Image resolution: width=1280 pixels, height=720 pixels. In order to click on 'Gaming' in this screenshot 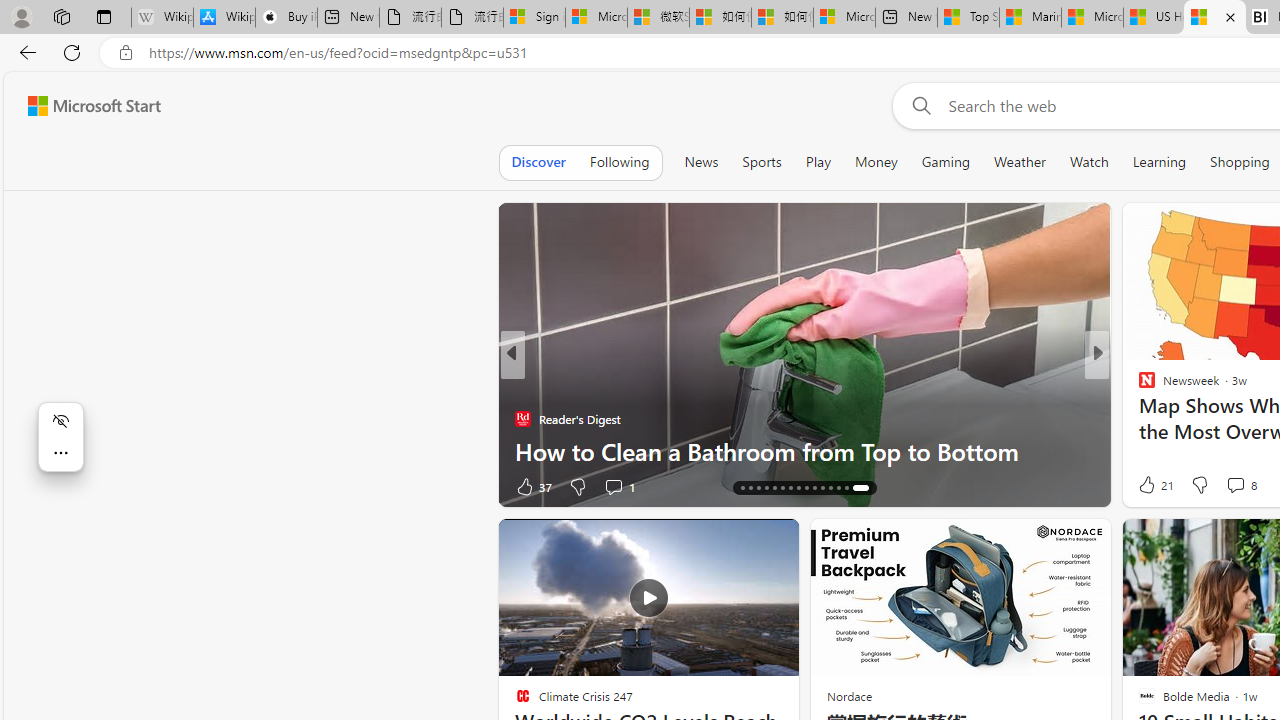, I will do `click(944, 161)`.